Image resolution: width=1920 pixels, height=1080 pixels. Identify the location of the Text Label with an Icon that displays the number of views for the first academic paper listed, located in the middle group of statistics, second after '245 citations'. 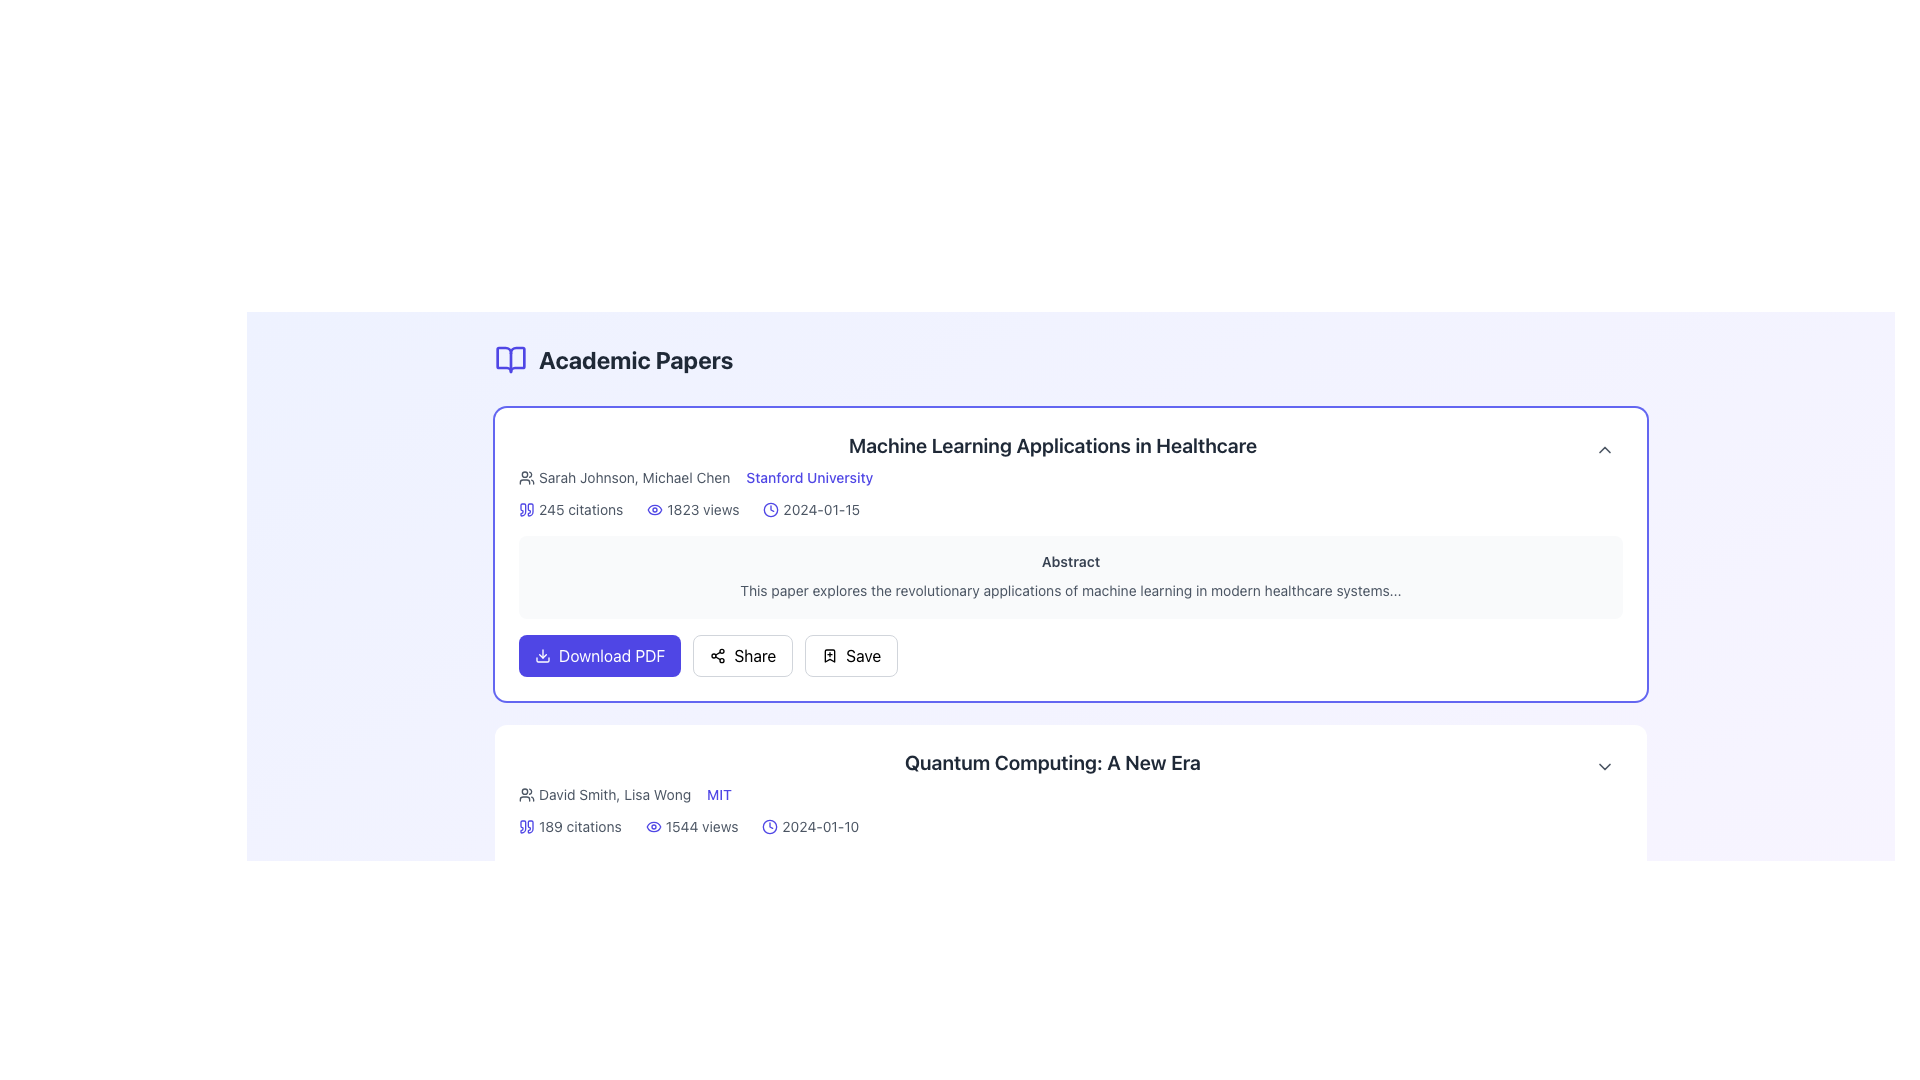
(693, 508).